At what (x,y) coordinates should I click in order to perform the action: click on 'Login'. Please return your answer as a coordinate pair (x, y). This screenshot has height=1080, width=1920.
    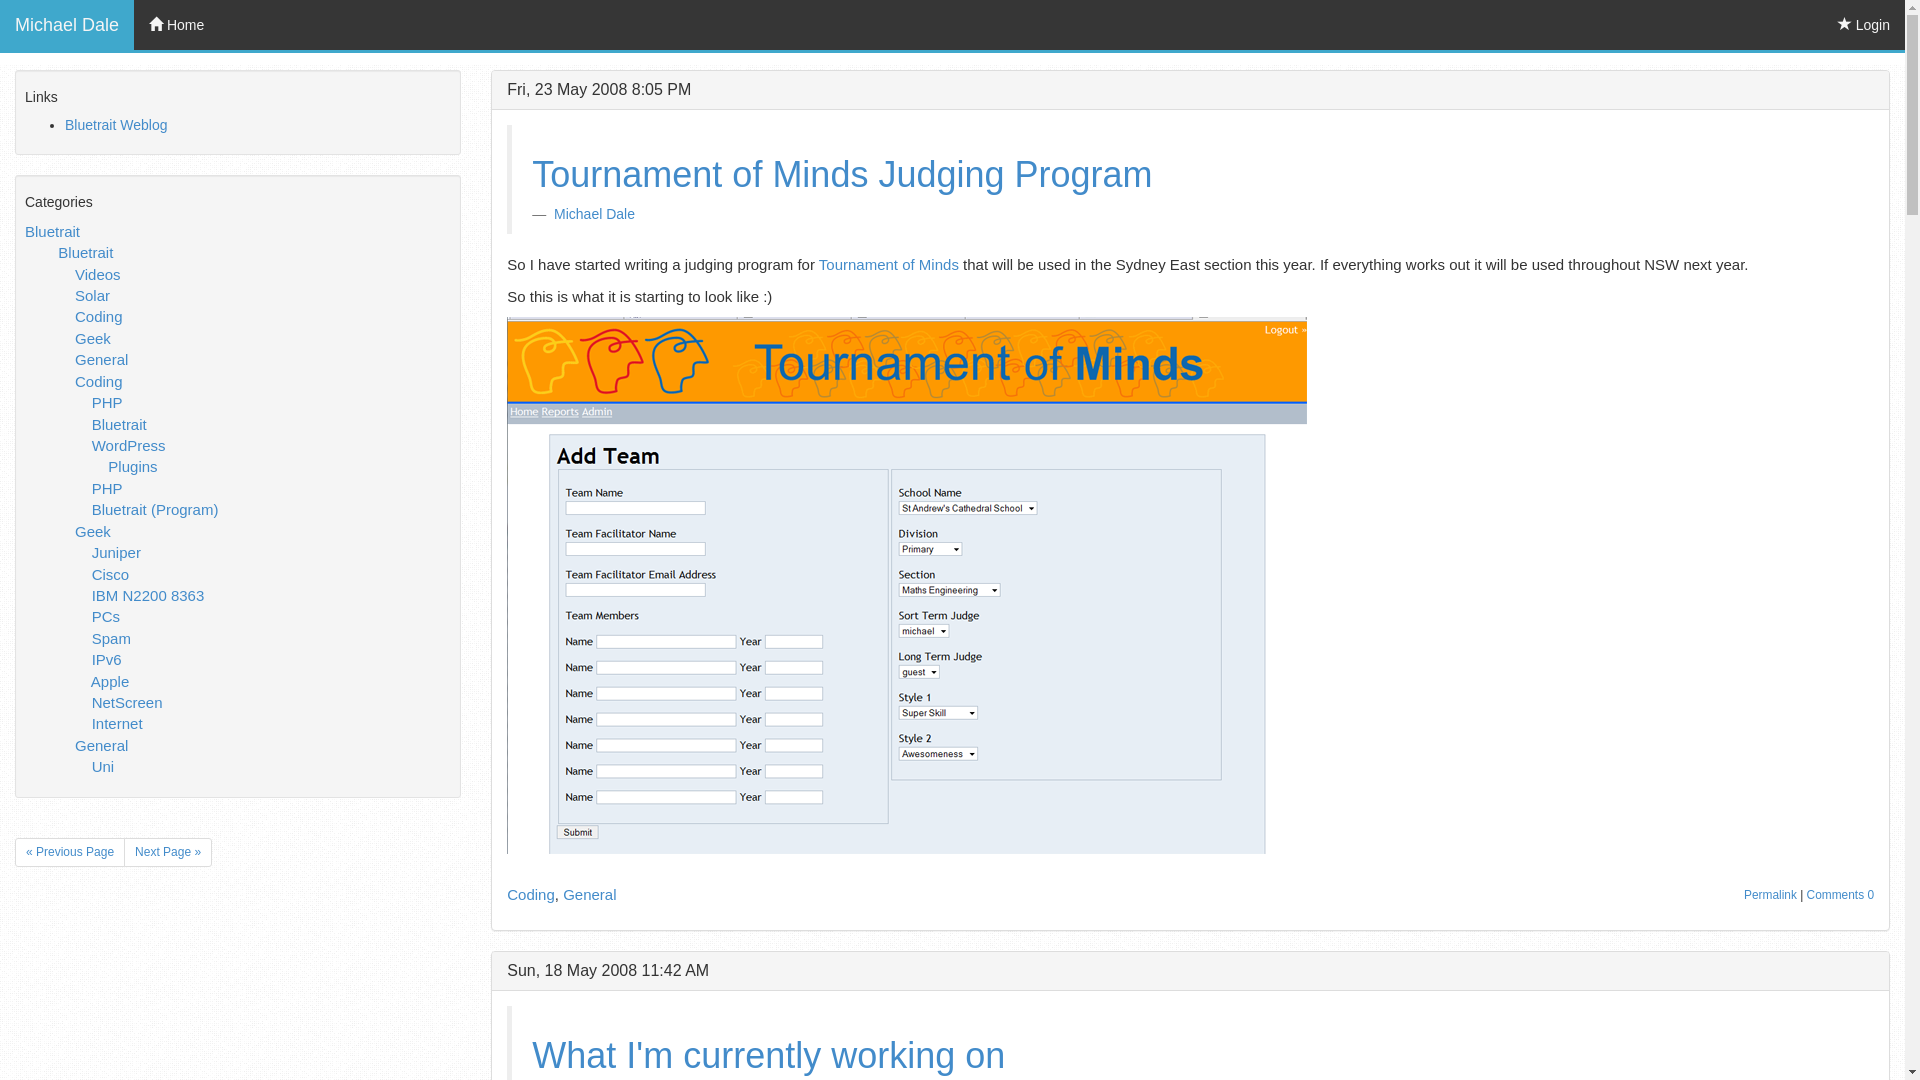
    Looking at the image, I should click on (1862, 24).